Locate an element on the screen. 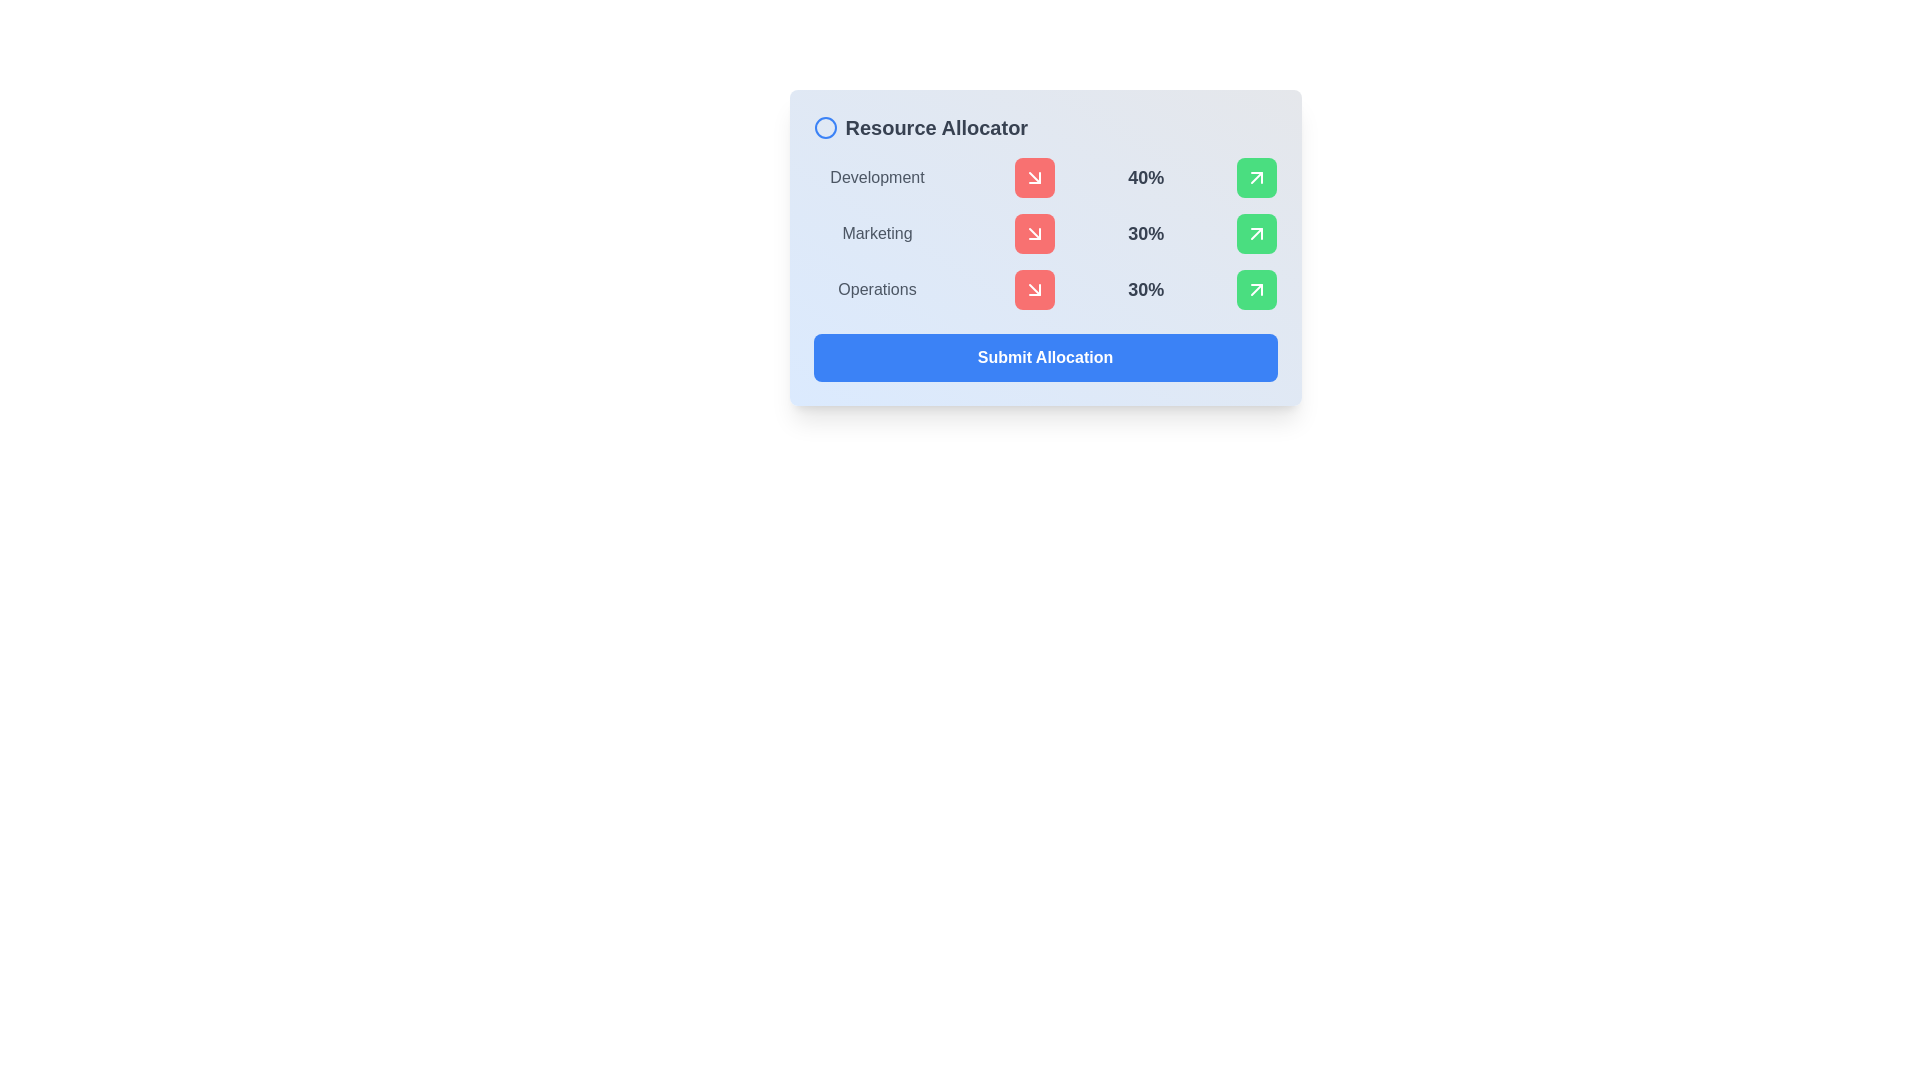  the small arrow icon pointing diagonally downwards and to the right, which is styled as an outlined graphic inside the red circular button in the Operations row of the resource allocation form is located at coordinates (1034, 289).